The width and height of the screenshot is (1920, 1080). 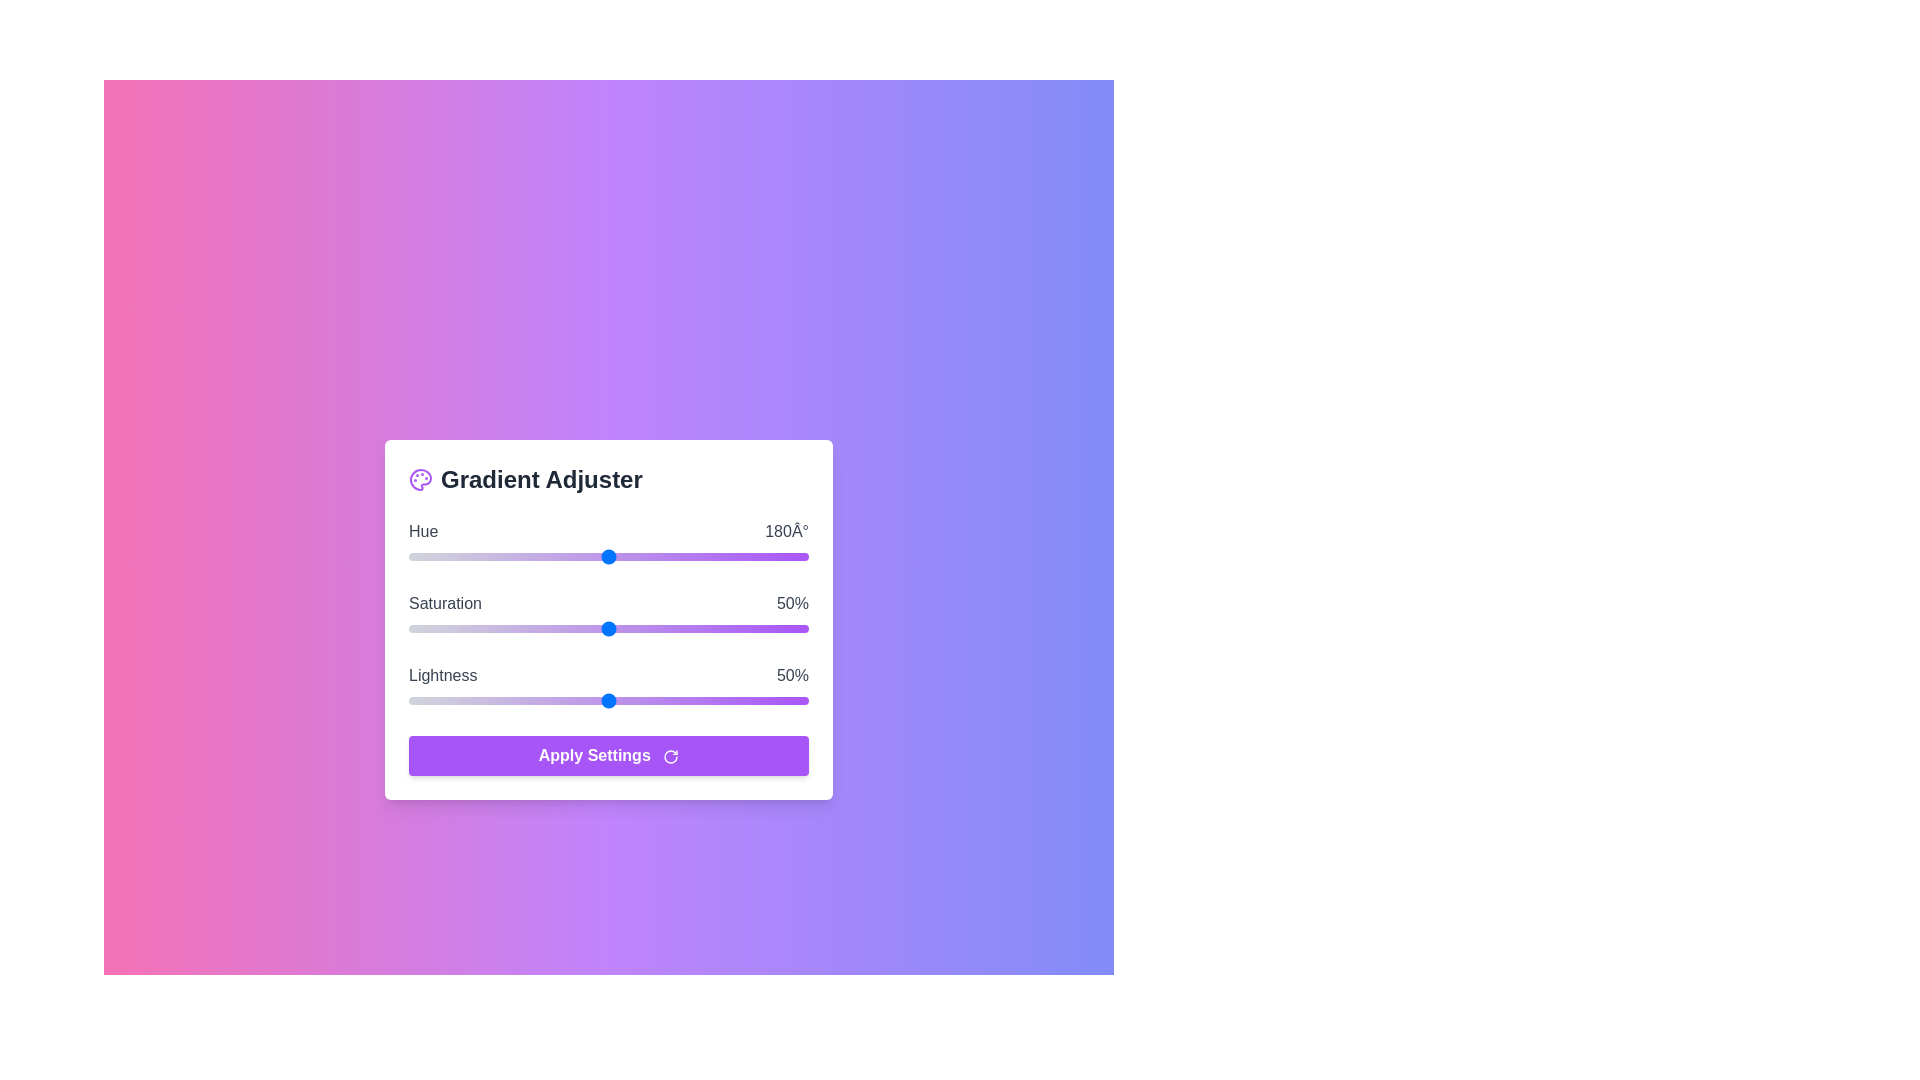 What do you see at coordinates (623, 556) in the screenshot?
I see `the Hue slider to set the value to 194` at bounding box center [623, 556].